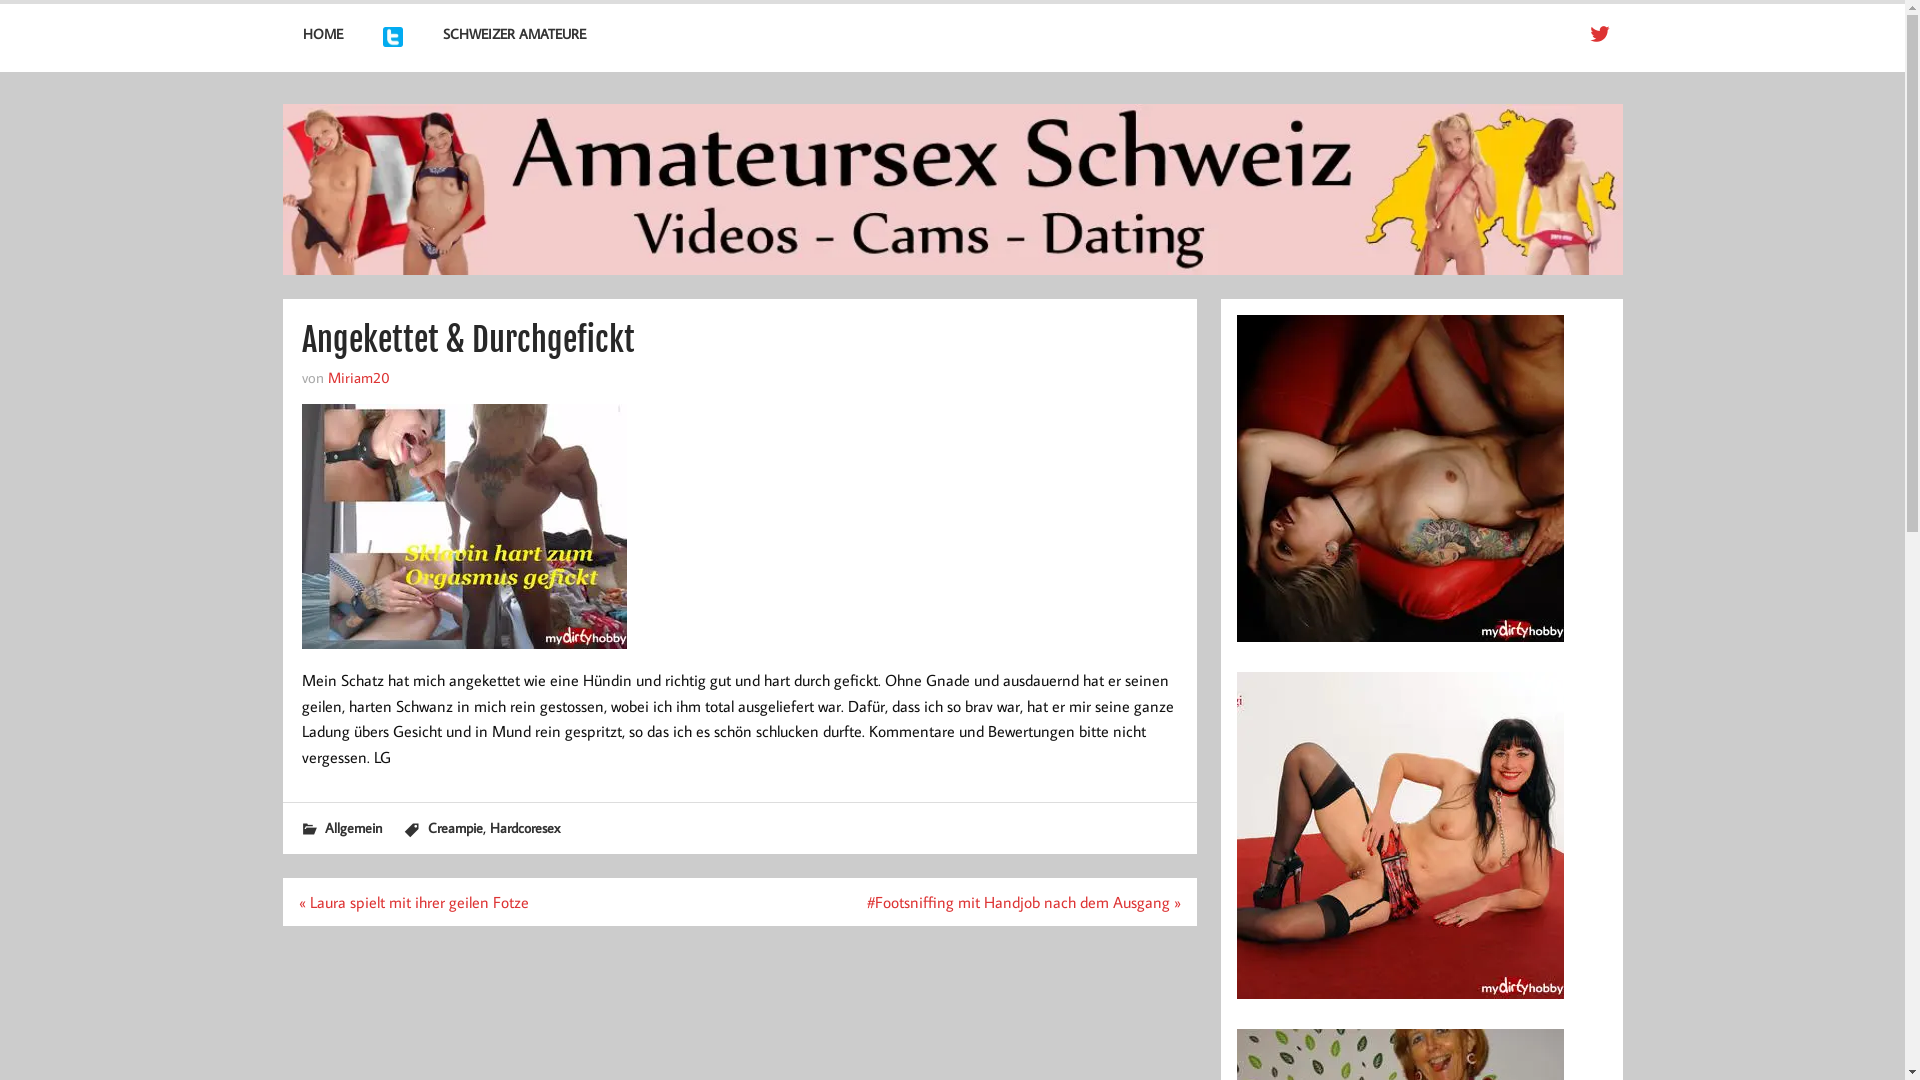 Image resolution: width=1920 pixels, height=1080 pixels. Describe the element at coordinates (352, 827) in the screenshot. I see `'Allgemein'` at that location.